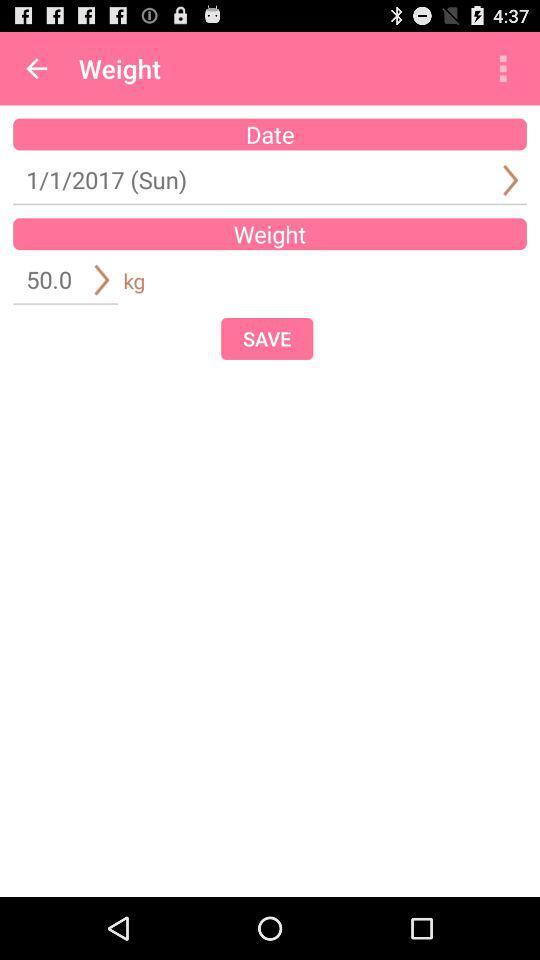 The width and height of the screenshot is (540, 960). Describe the element at coordinates (267, 338) in the screenshot. I see `the item below weight` at that location.